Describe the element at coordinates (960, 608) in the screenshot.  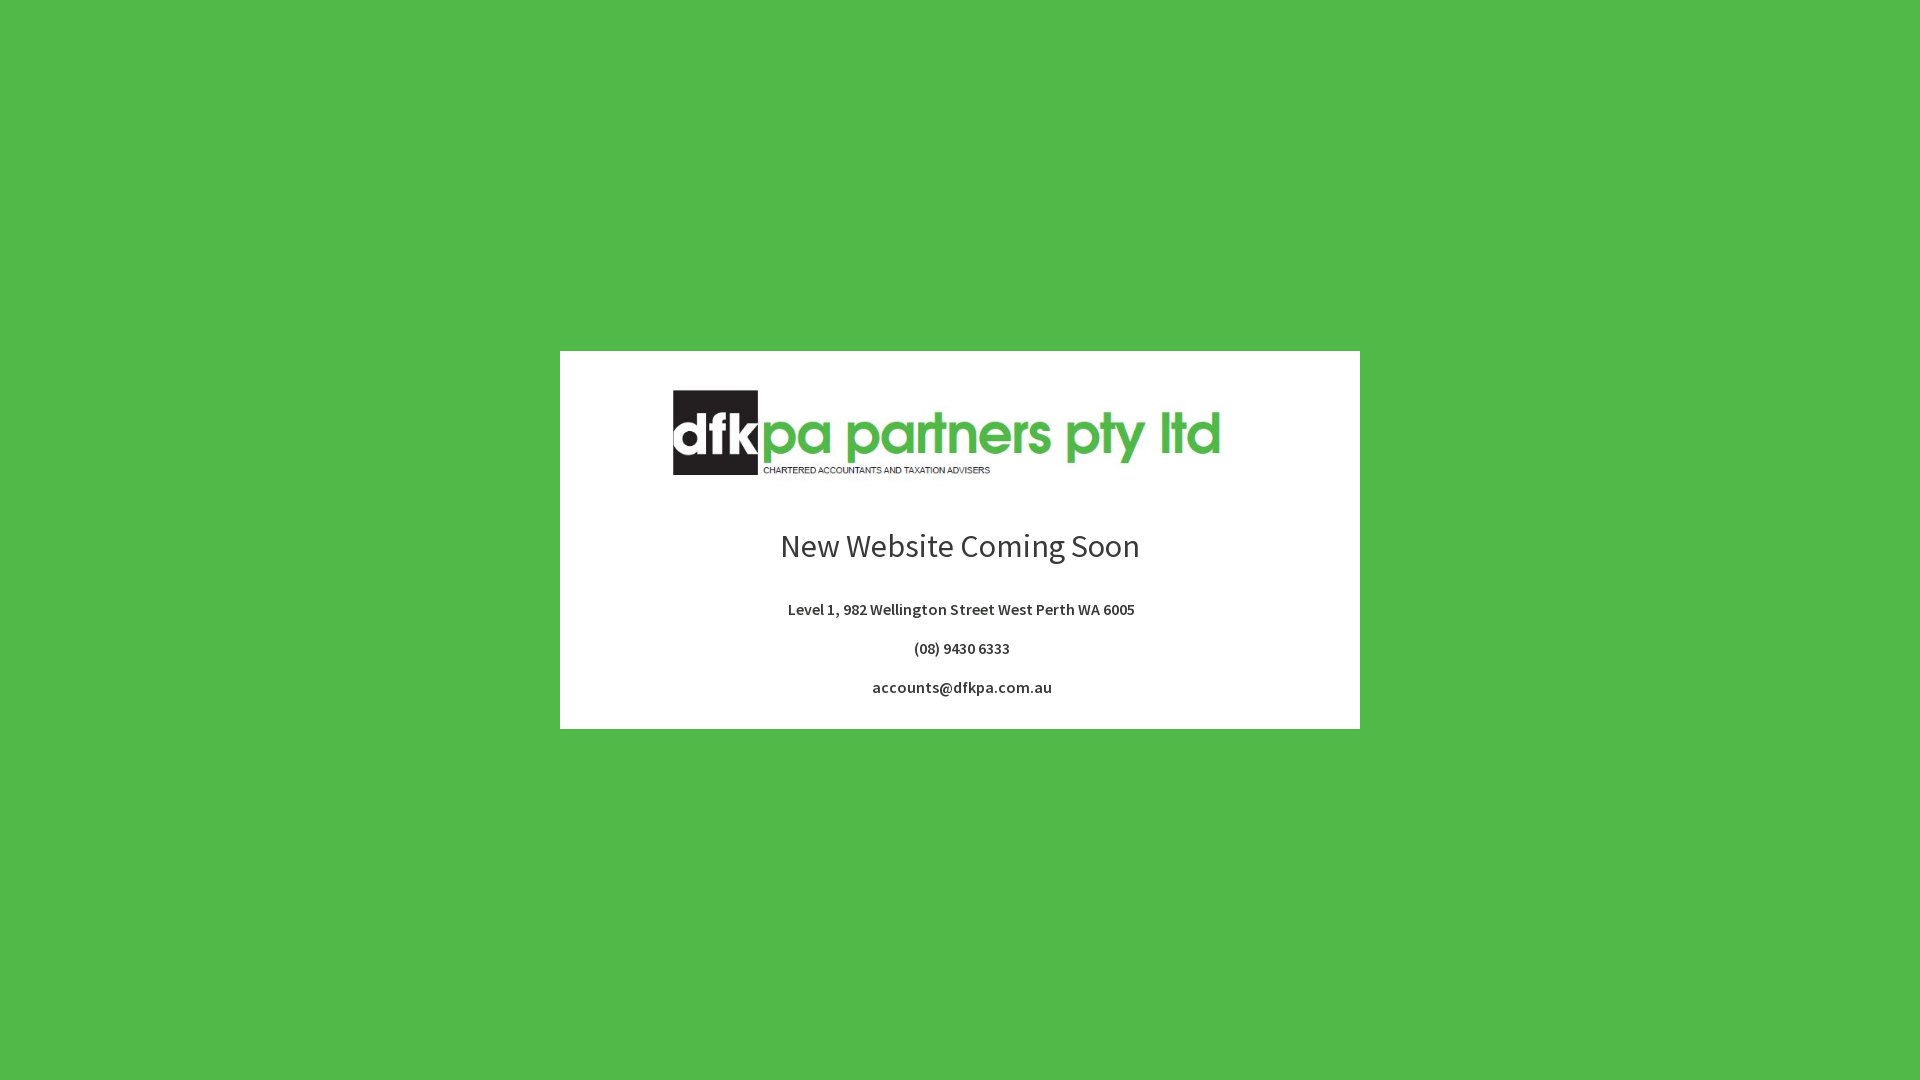
I see `'Level 1, 982 Wellington Street West Perth WA 6005'` at that location.